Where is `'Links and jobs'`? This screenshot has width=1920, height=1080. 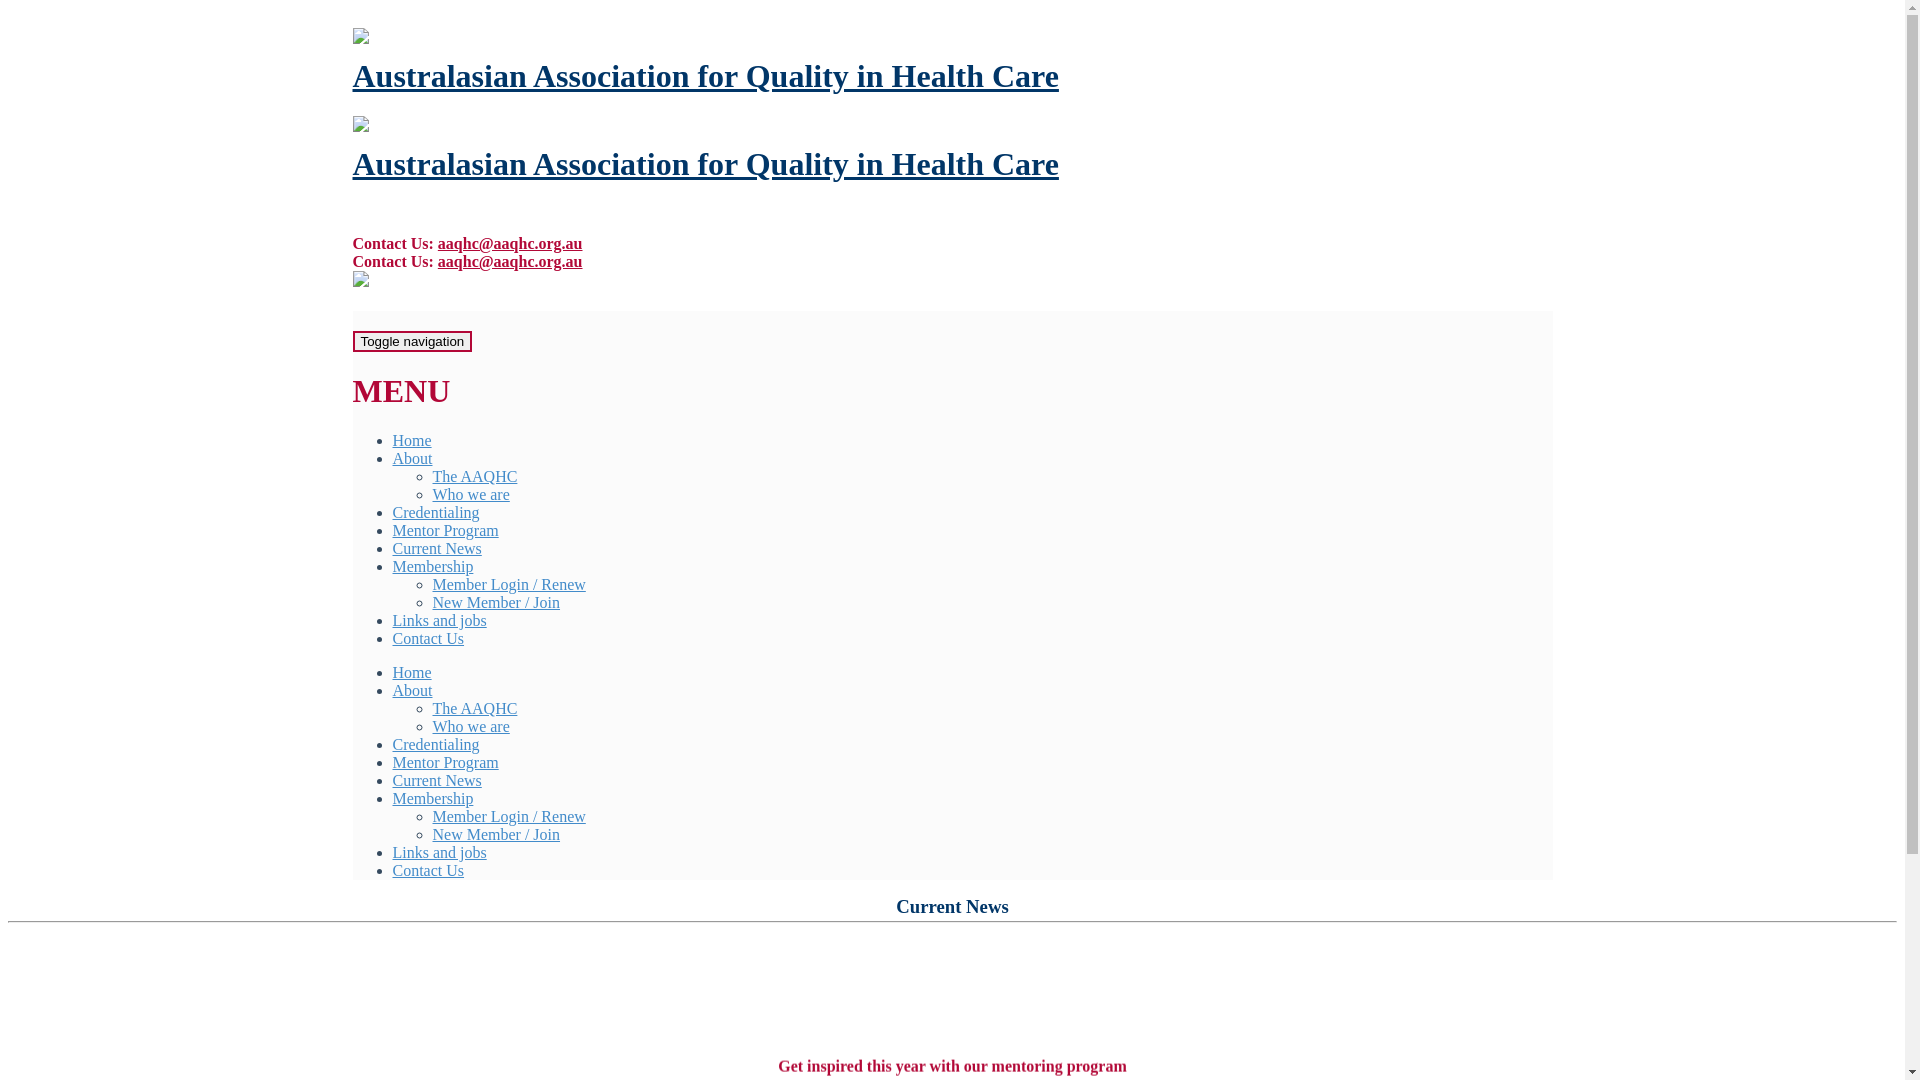 'Links and jobs' is located at coordinates (437, 619).